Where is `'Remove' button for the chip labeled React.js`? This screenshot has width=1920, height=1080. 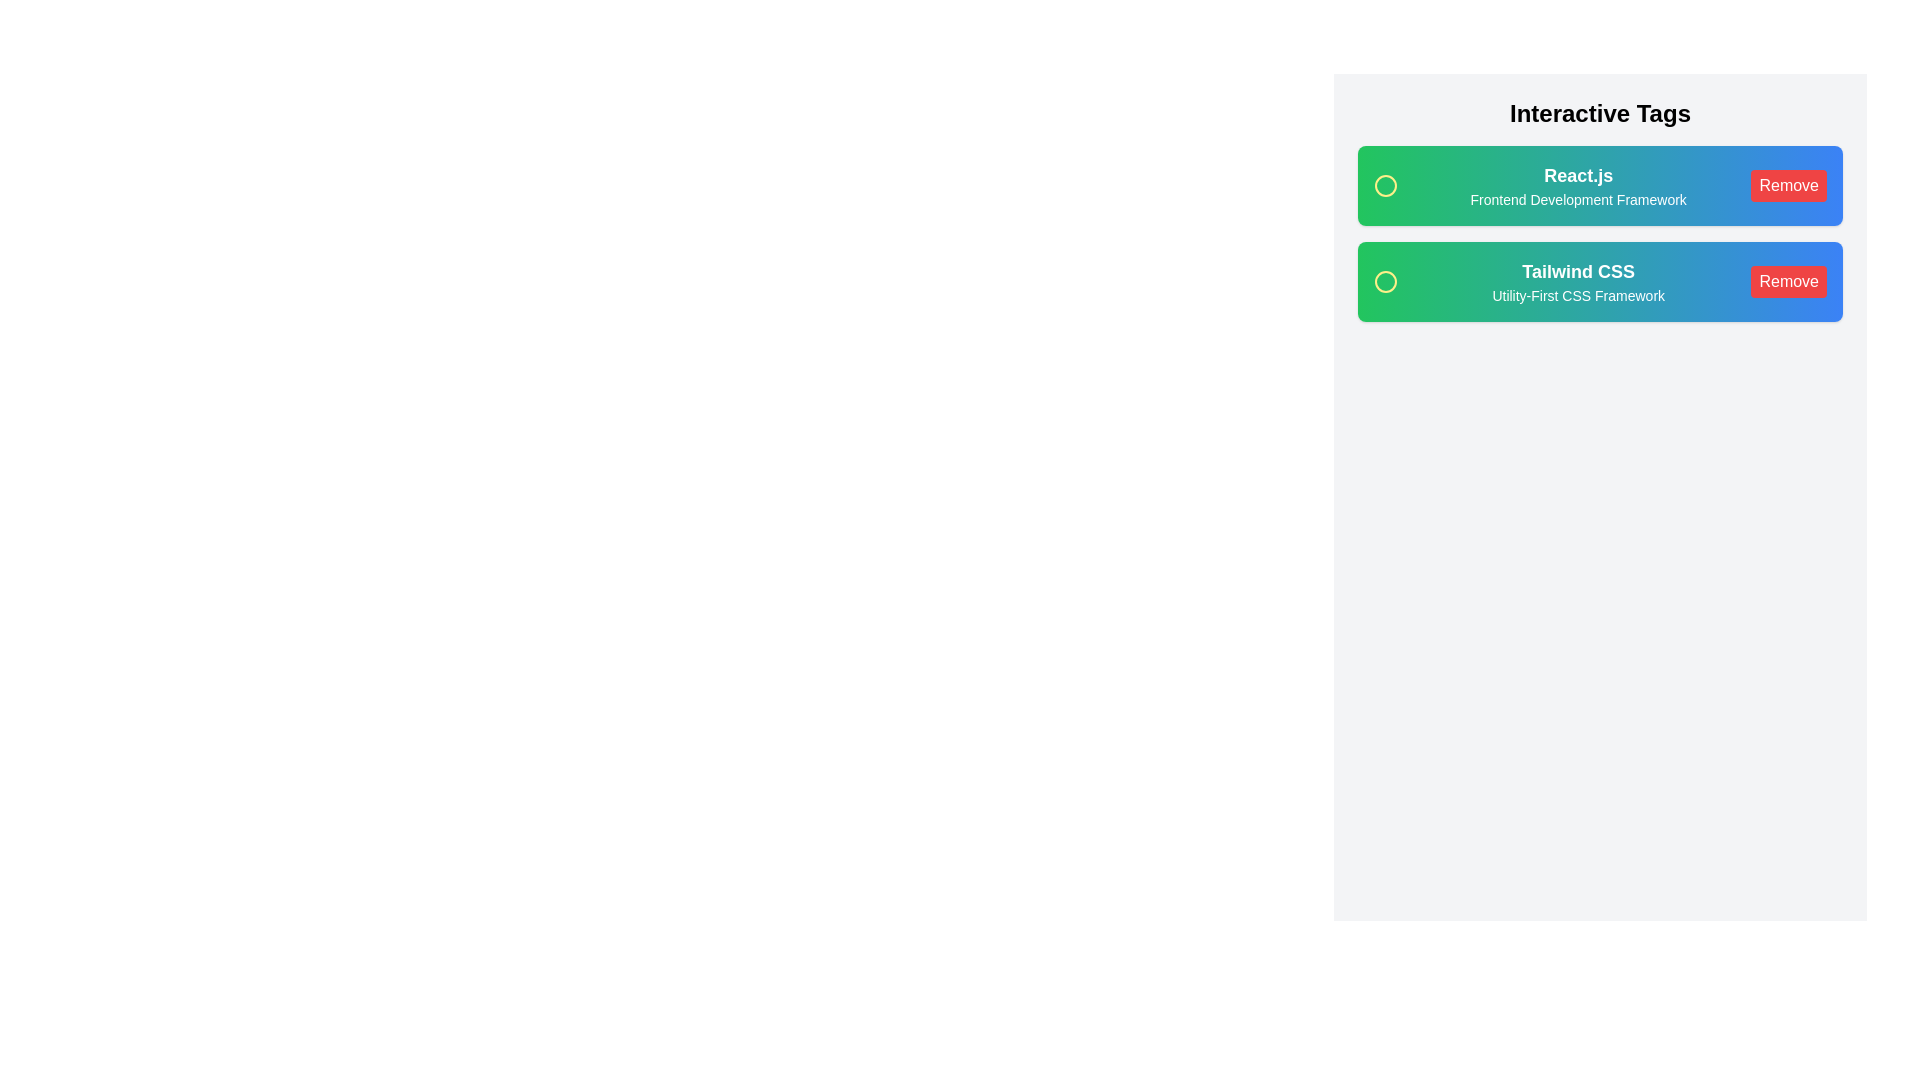 'Remove' button for the chip labeled React.js is located at coordinates (1789, 185).